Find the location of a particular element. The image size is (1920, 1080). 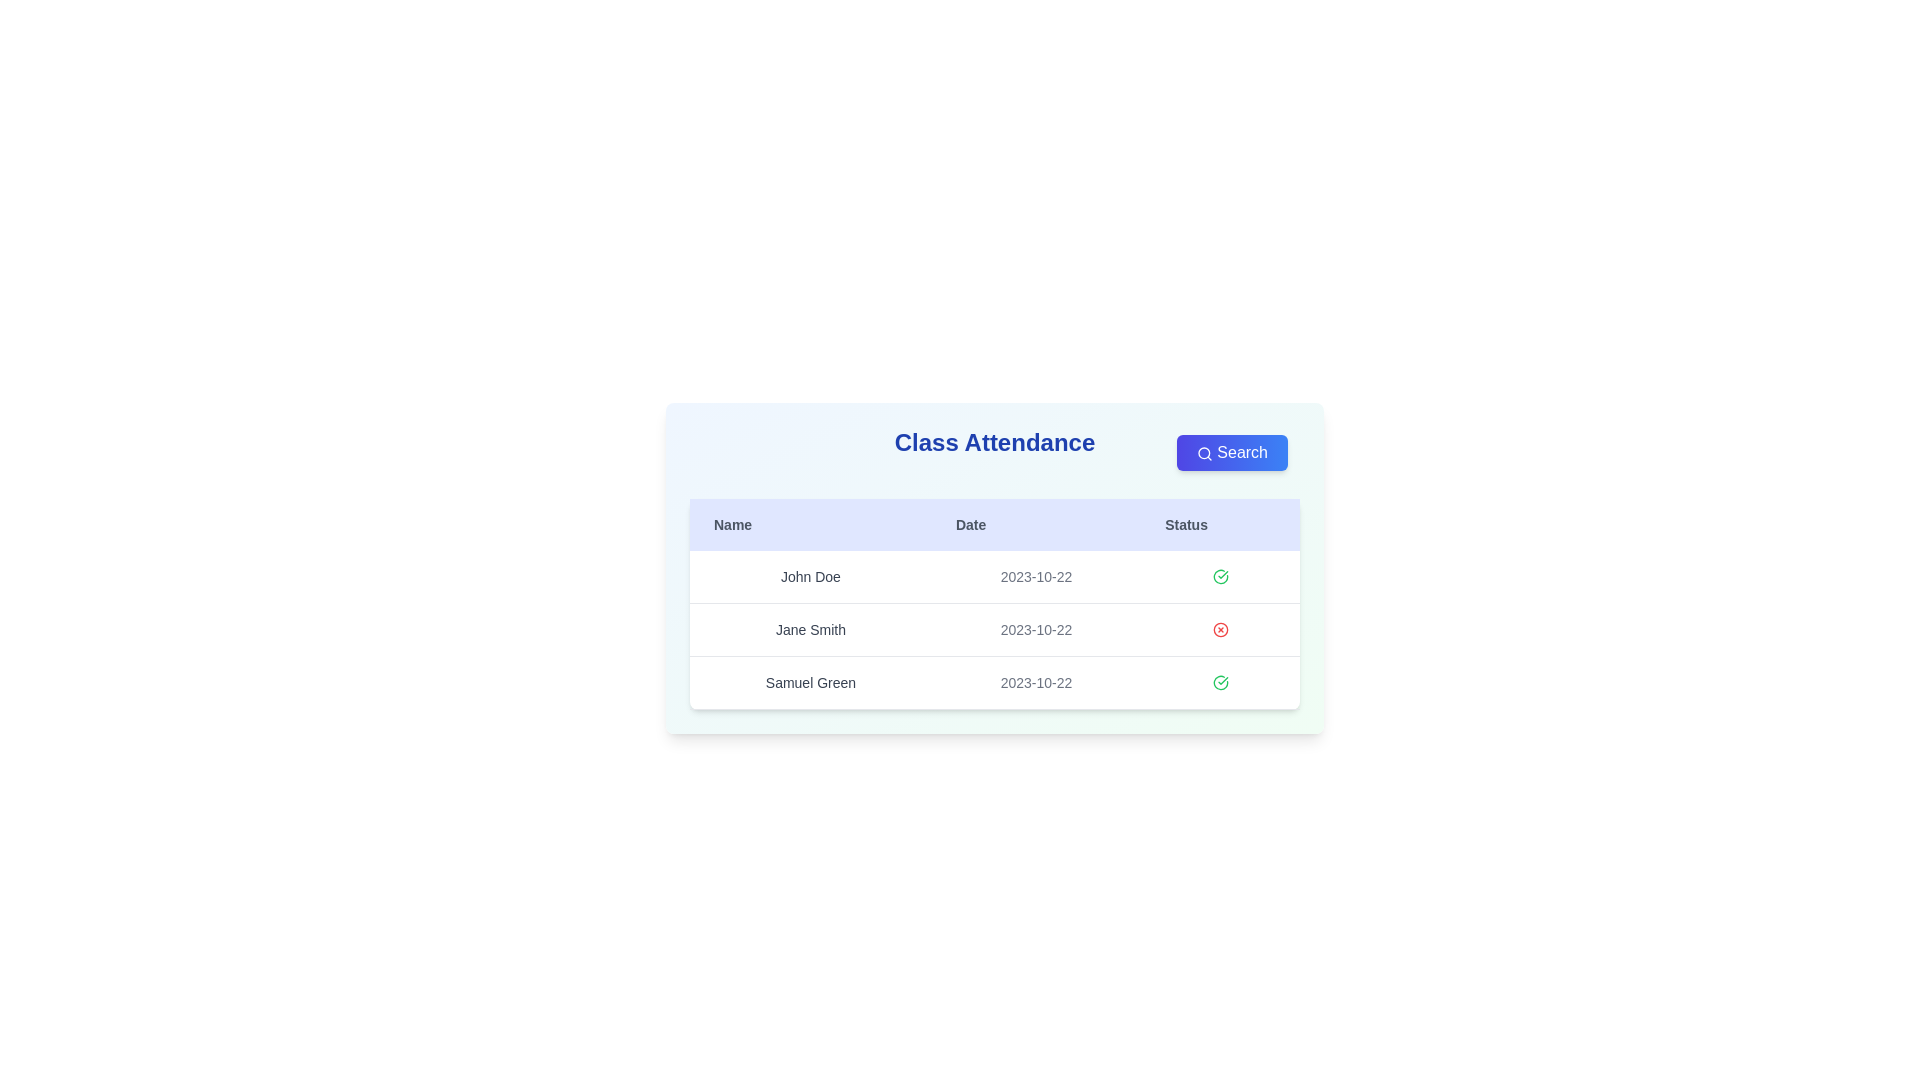

the row corresponding to John Doe is located at coordinates (994, 577).